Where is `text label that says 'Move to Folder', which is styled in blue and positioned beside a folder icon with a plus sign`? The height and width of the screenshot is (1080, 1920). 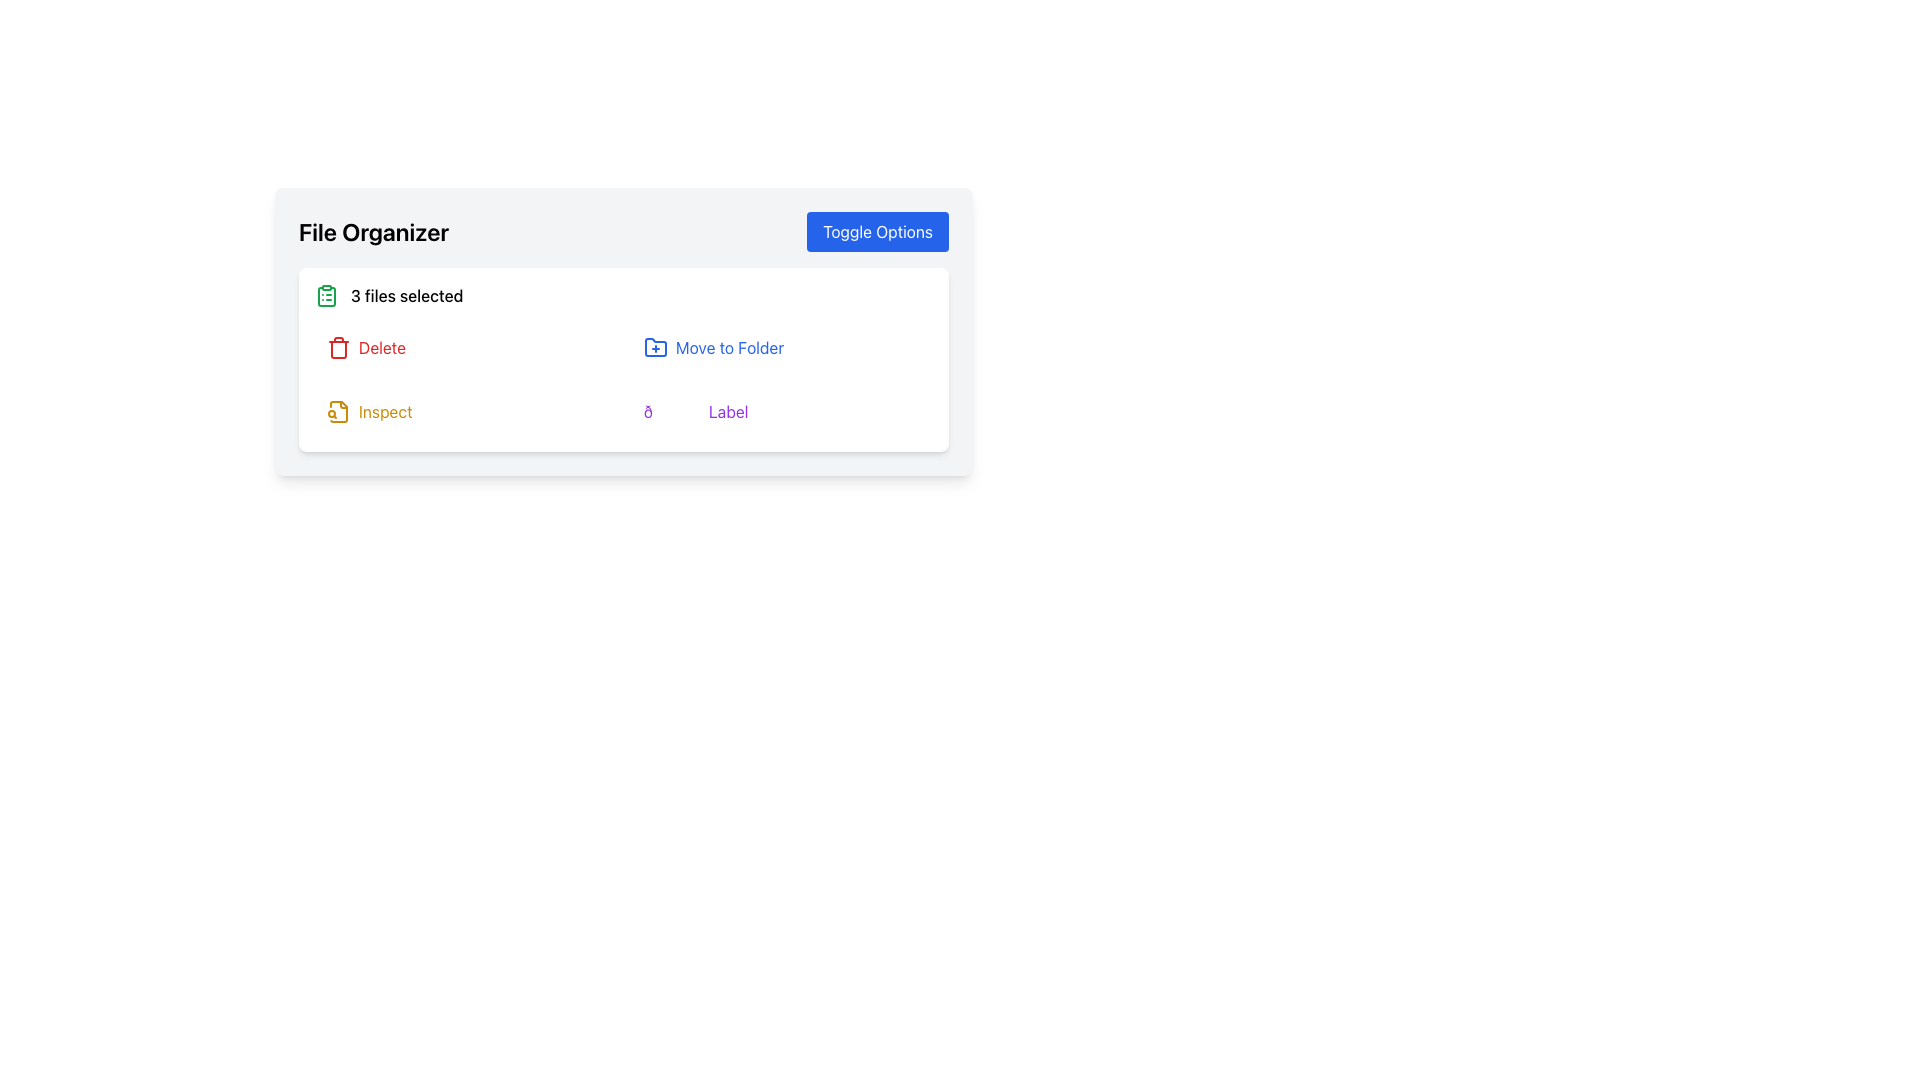
text label that says 'Move to Folder', which is styled in blue and positioned beside a folder icon with a plus sign is located at coordinates (728, 346).